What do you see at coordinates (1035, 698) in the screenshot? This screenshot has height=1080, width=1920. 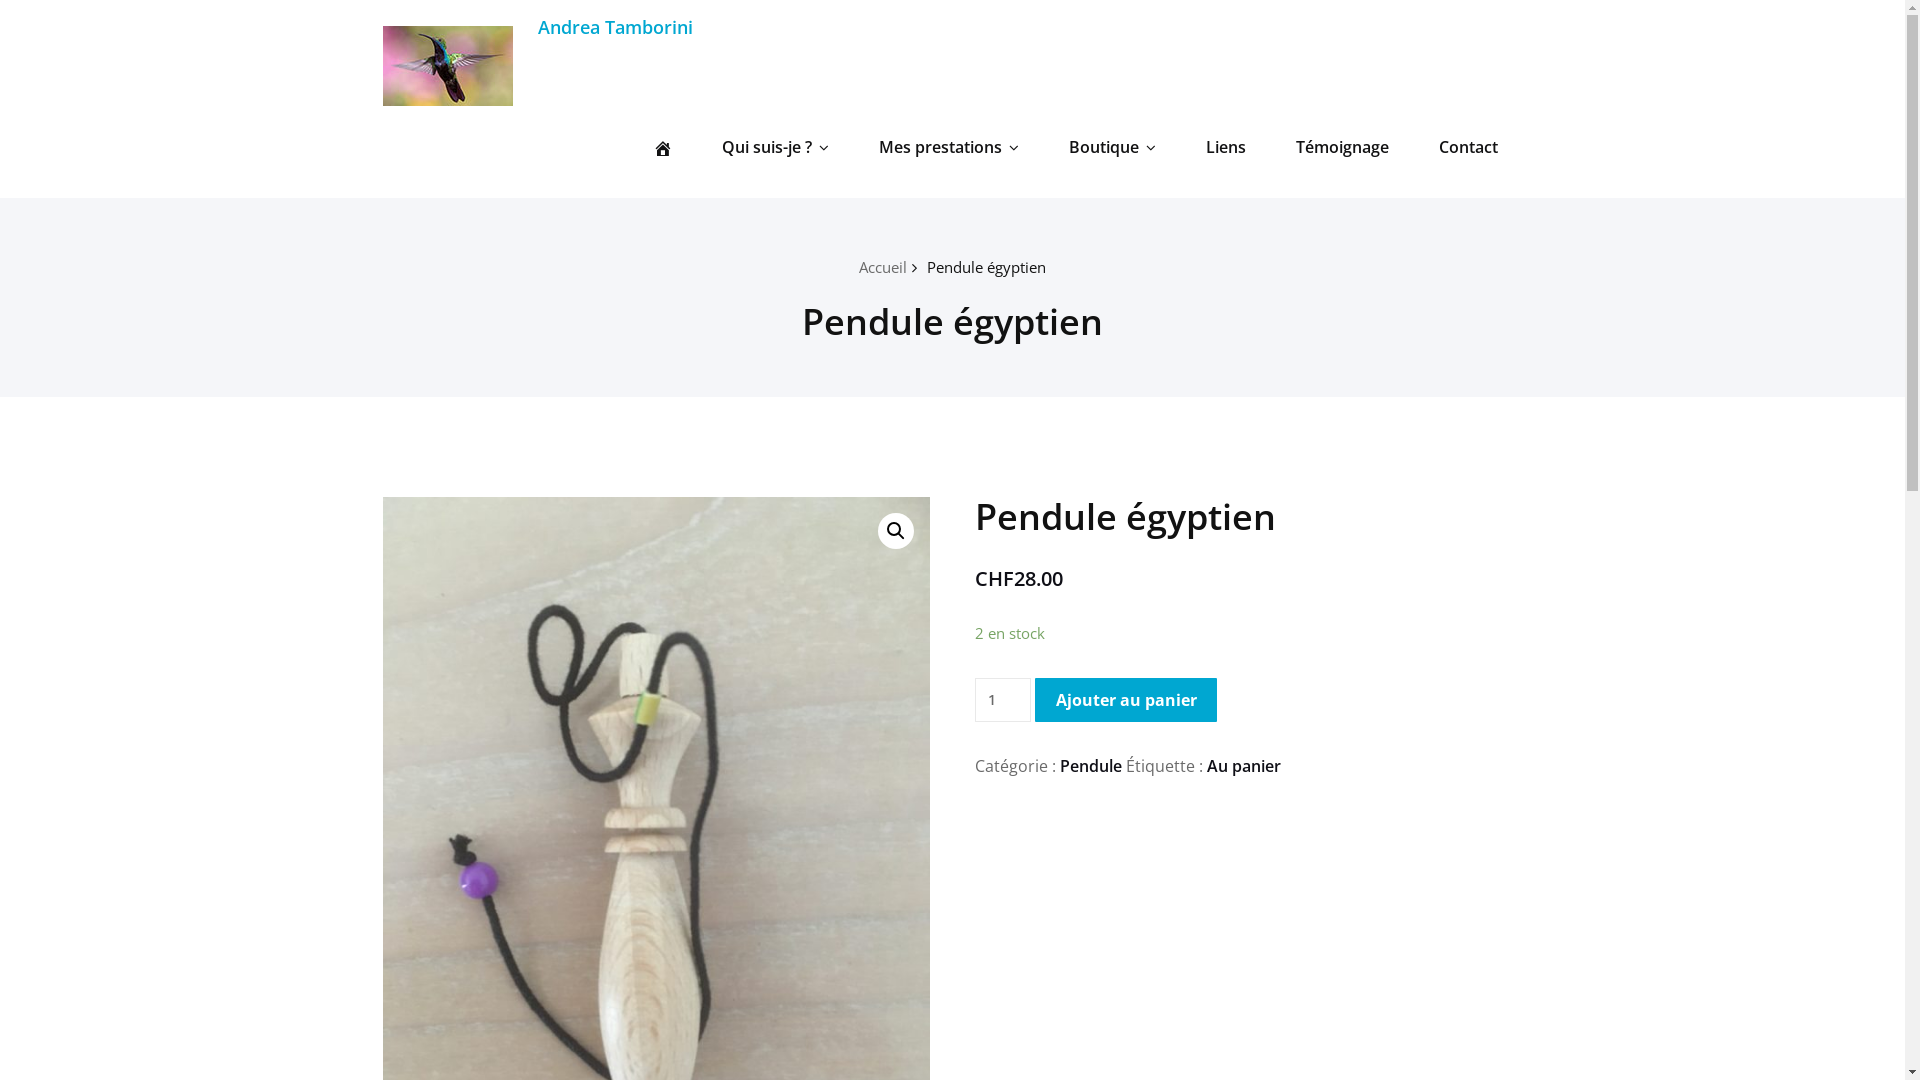 I see `'Ajouter au panier'` at bounding box center [1035, 698].